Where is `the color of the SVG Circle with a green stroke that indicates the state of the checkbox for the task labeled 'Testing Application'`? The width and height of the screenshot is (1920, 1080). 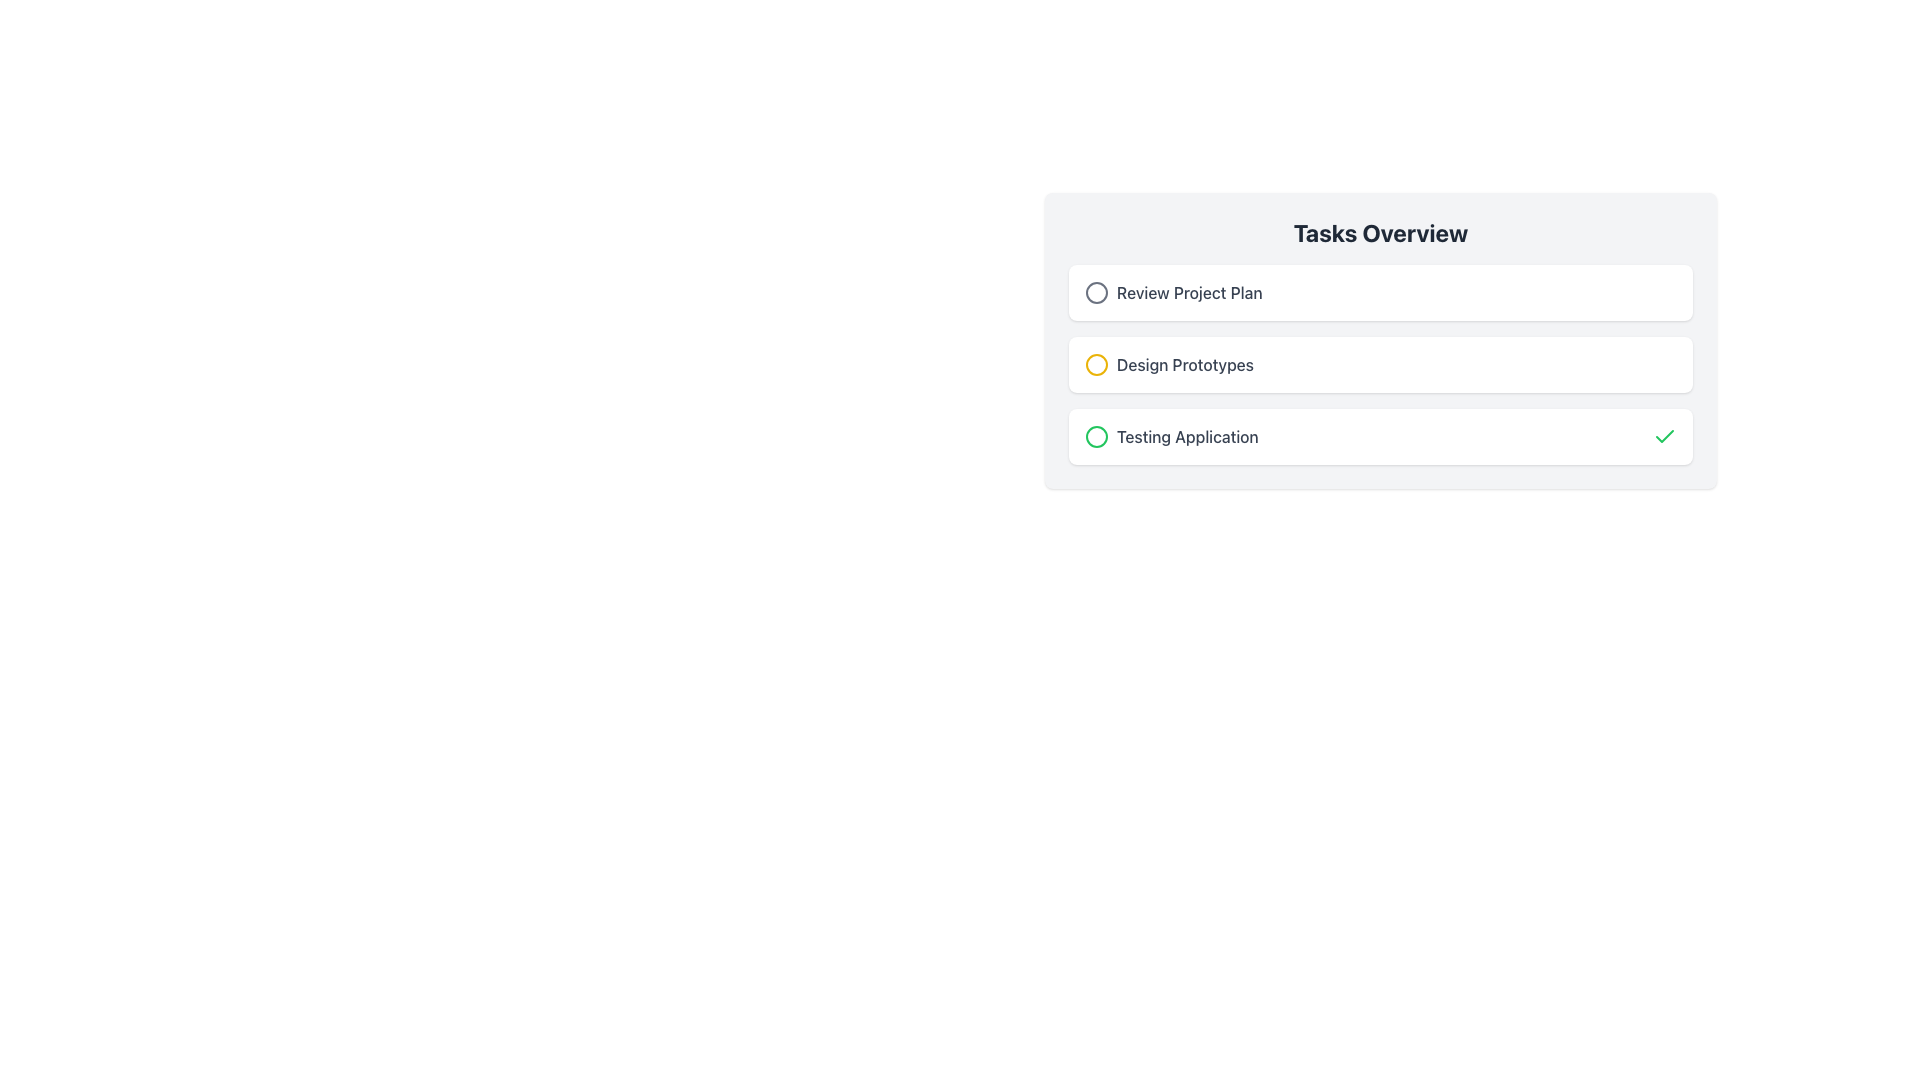
the color of the SVG Circle with a green stroke that indicates the state of the checkbox for the task labeled 'Testing Application' is located at coordinates (1096, 435).